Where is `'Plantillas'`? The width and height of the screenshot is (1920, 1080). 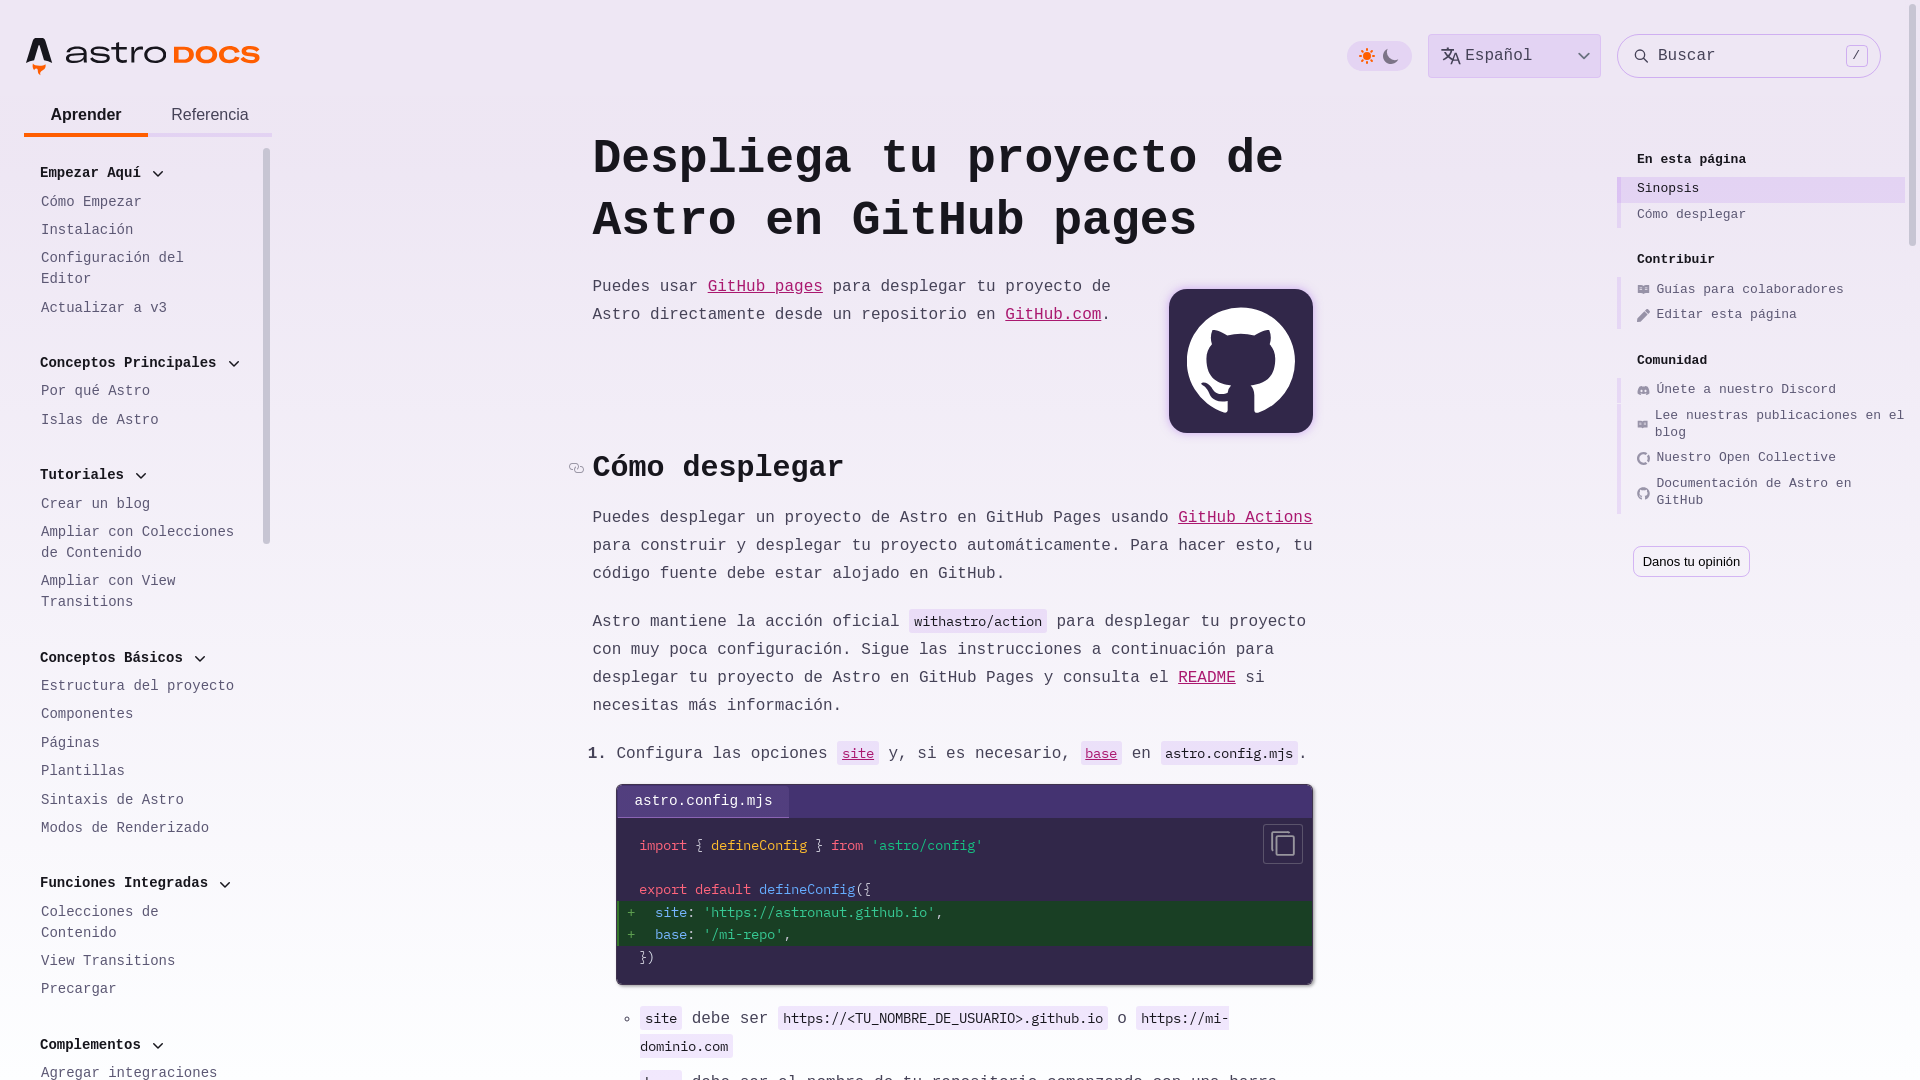 'Plantillas' is located at coordinates (140, 770).